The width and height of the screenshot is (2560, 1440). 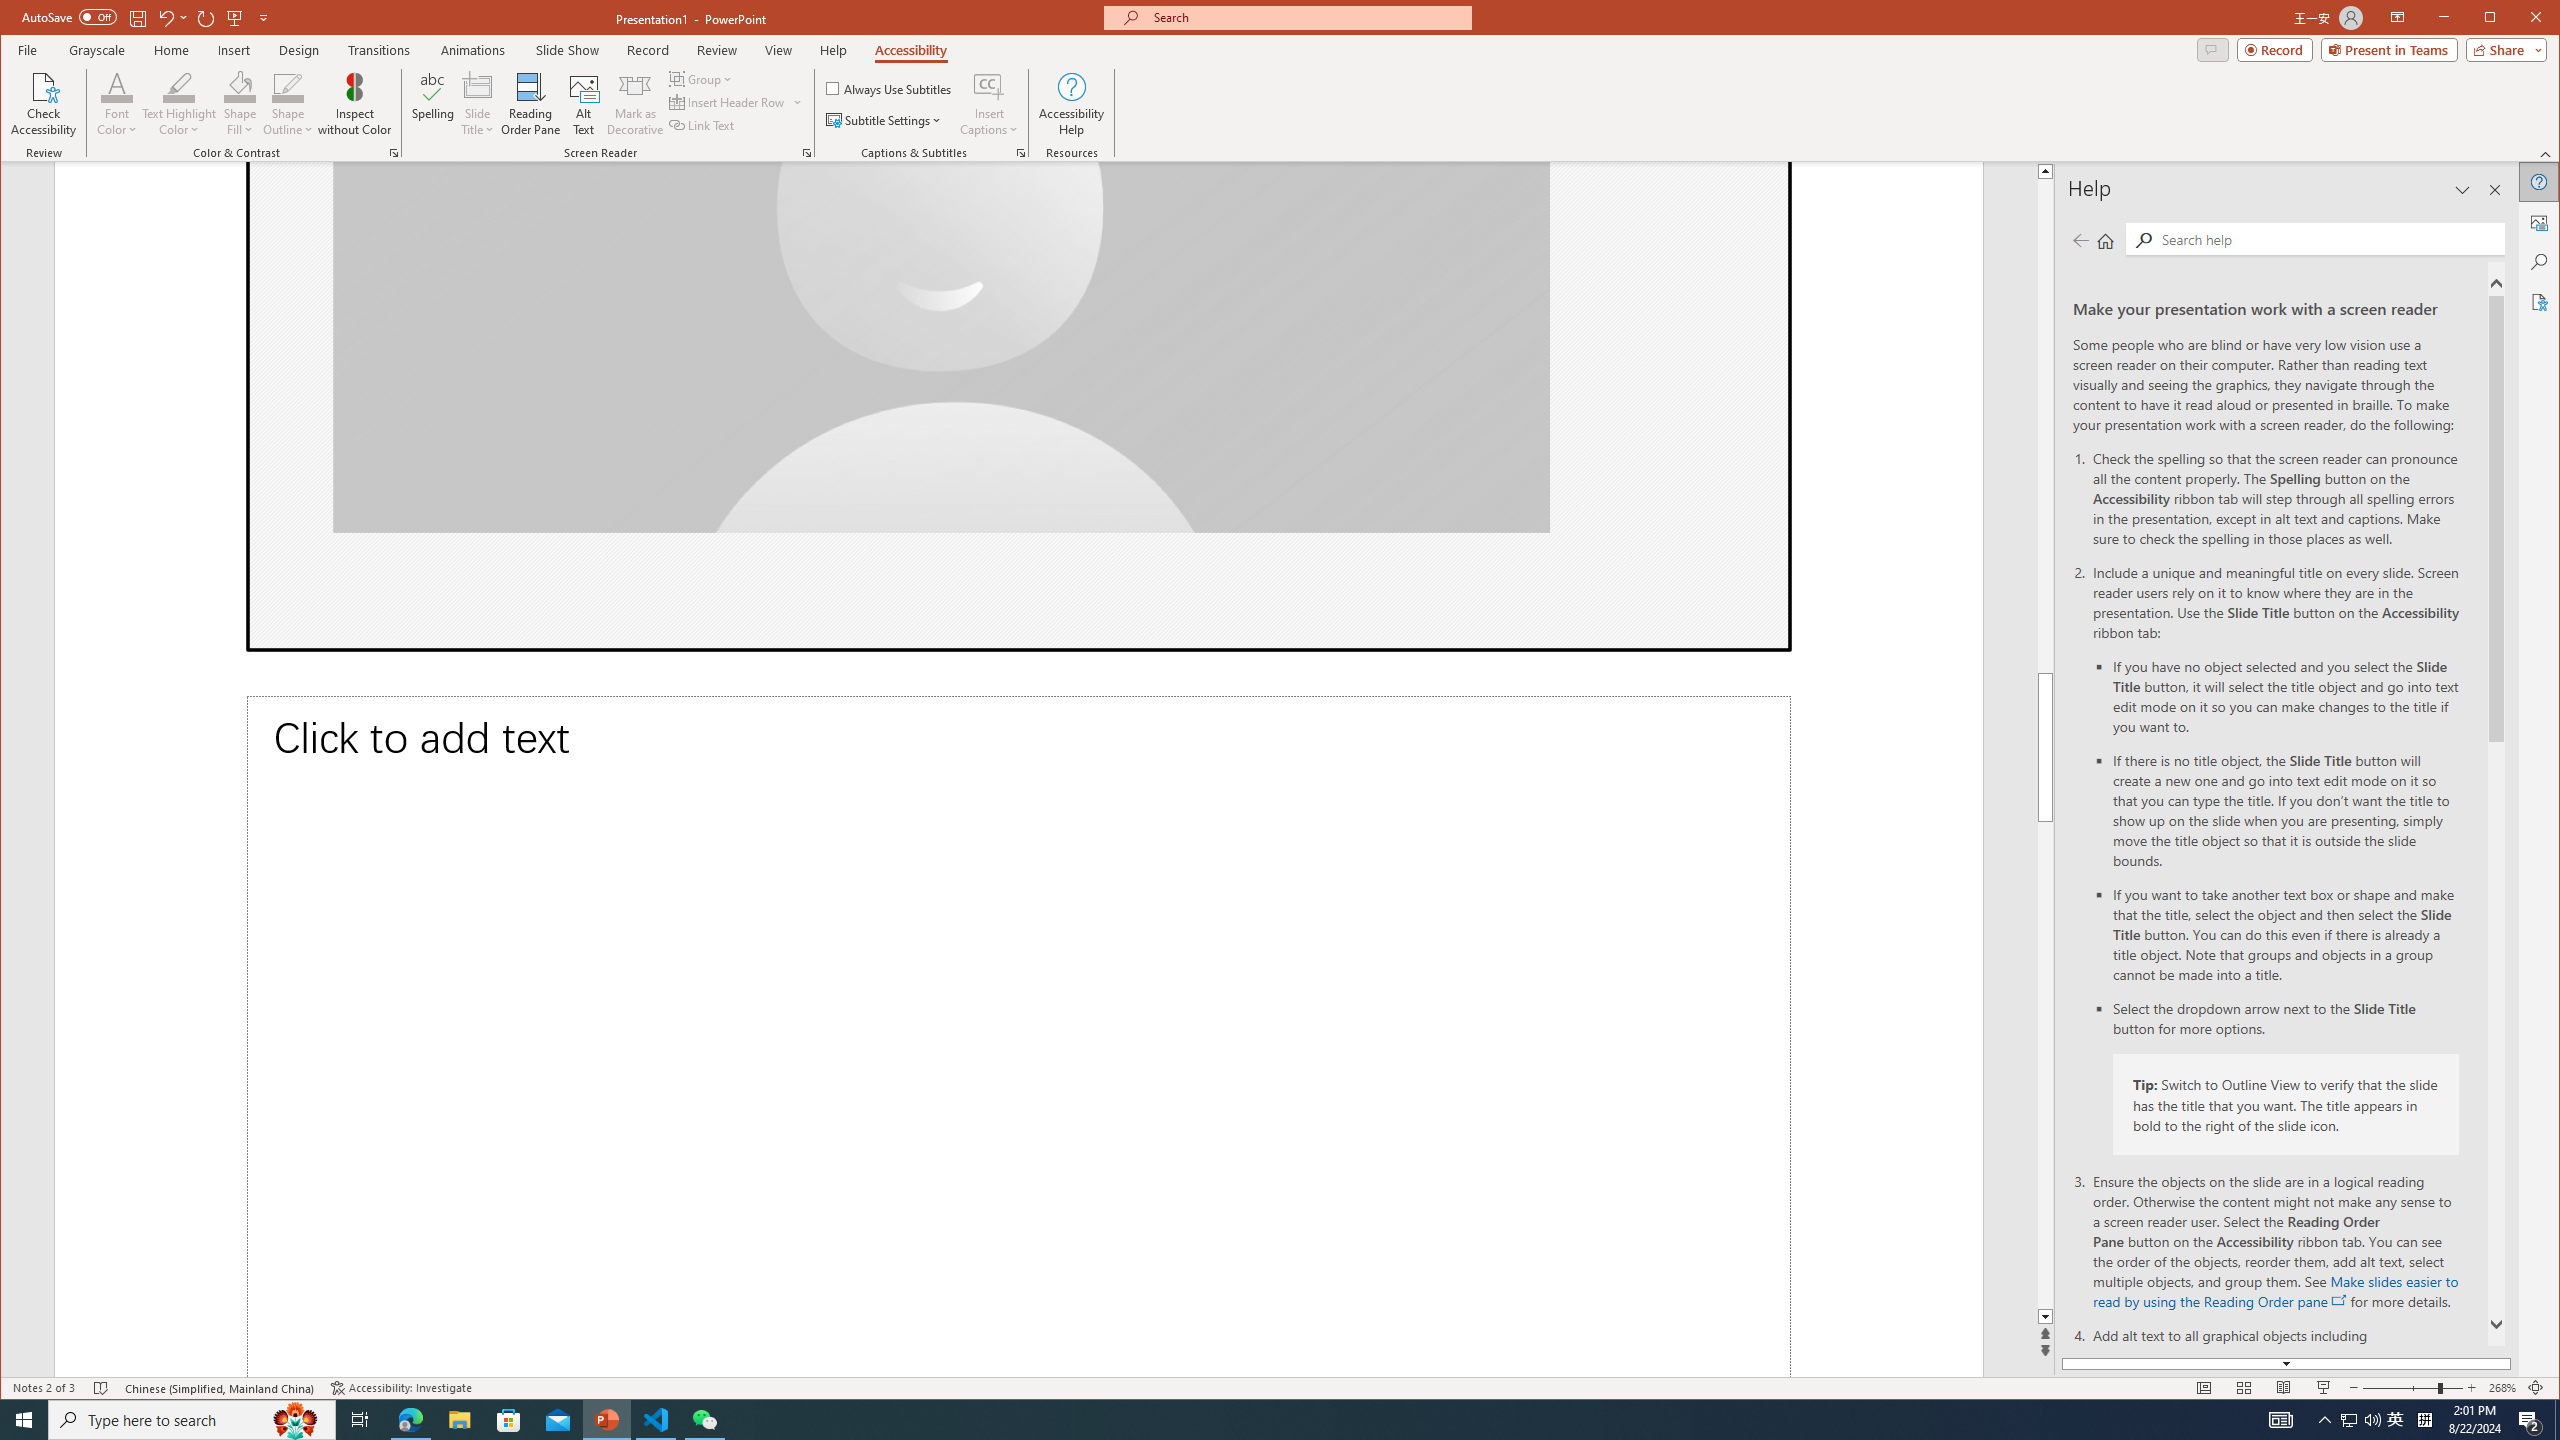 What do you see at coordinates (1071, 103) in the screenshot?
I see `'Accessibility Help'` at bounding box center [1071, 103].